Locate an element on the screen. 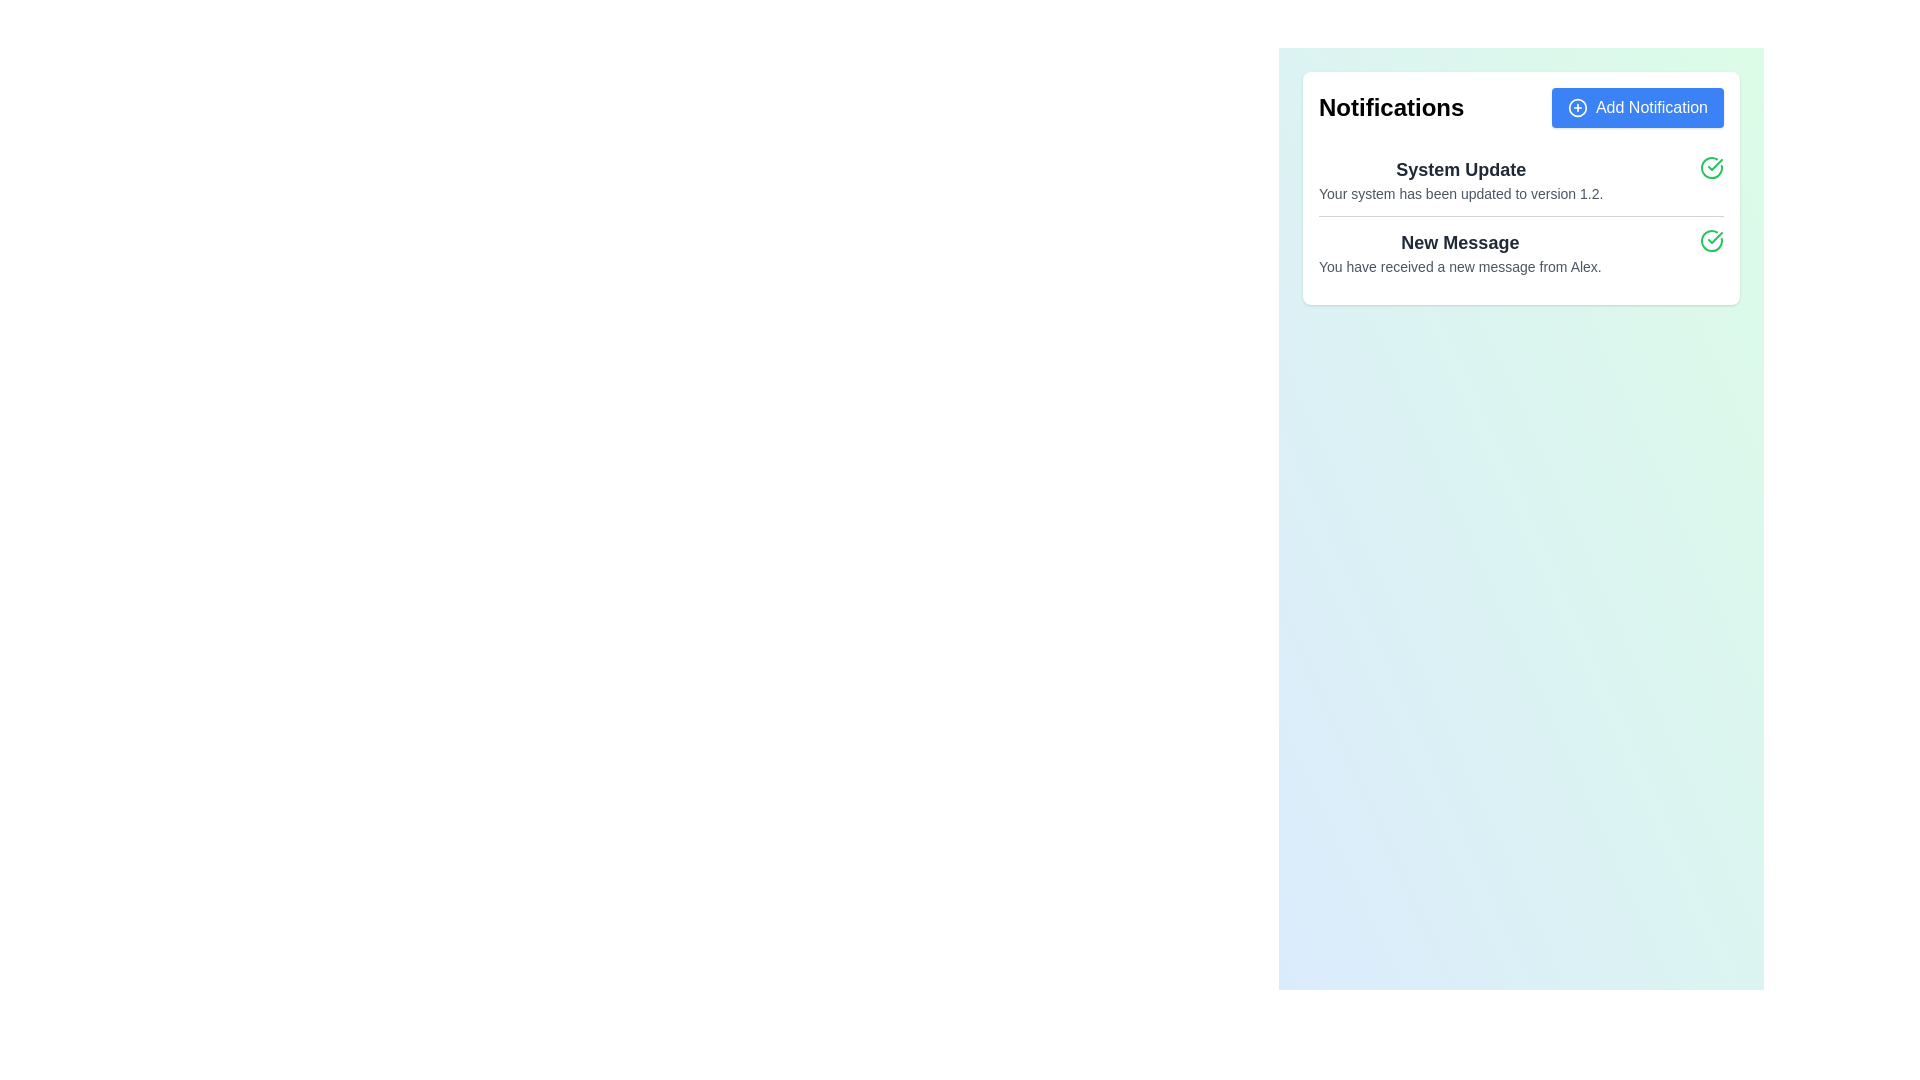  the blue 'Add Notification' button with white text and a plus sign icon is located at coordinates (1637, 108).